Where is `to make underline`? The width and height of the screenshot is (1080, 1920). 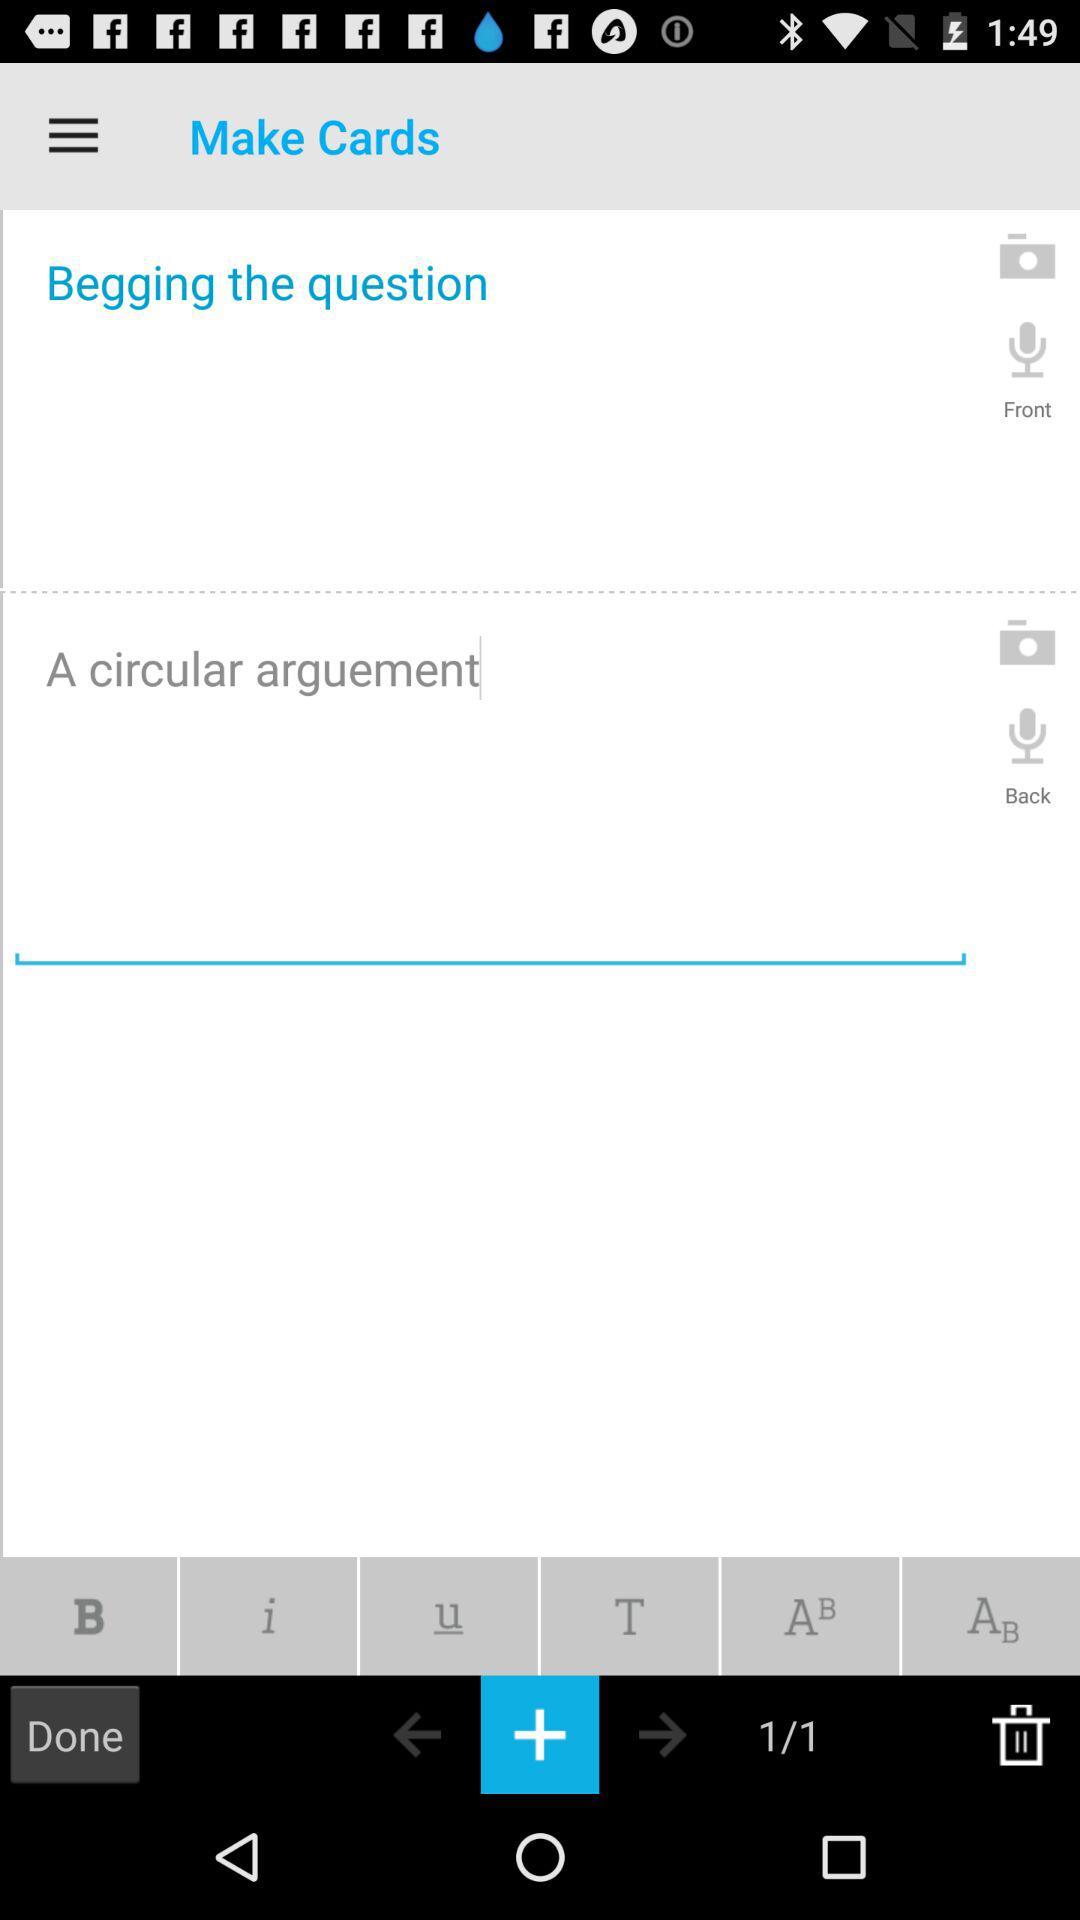 to make underline is located at coordinates (447, 1616).